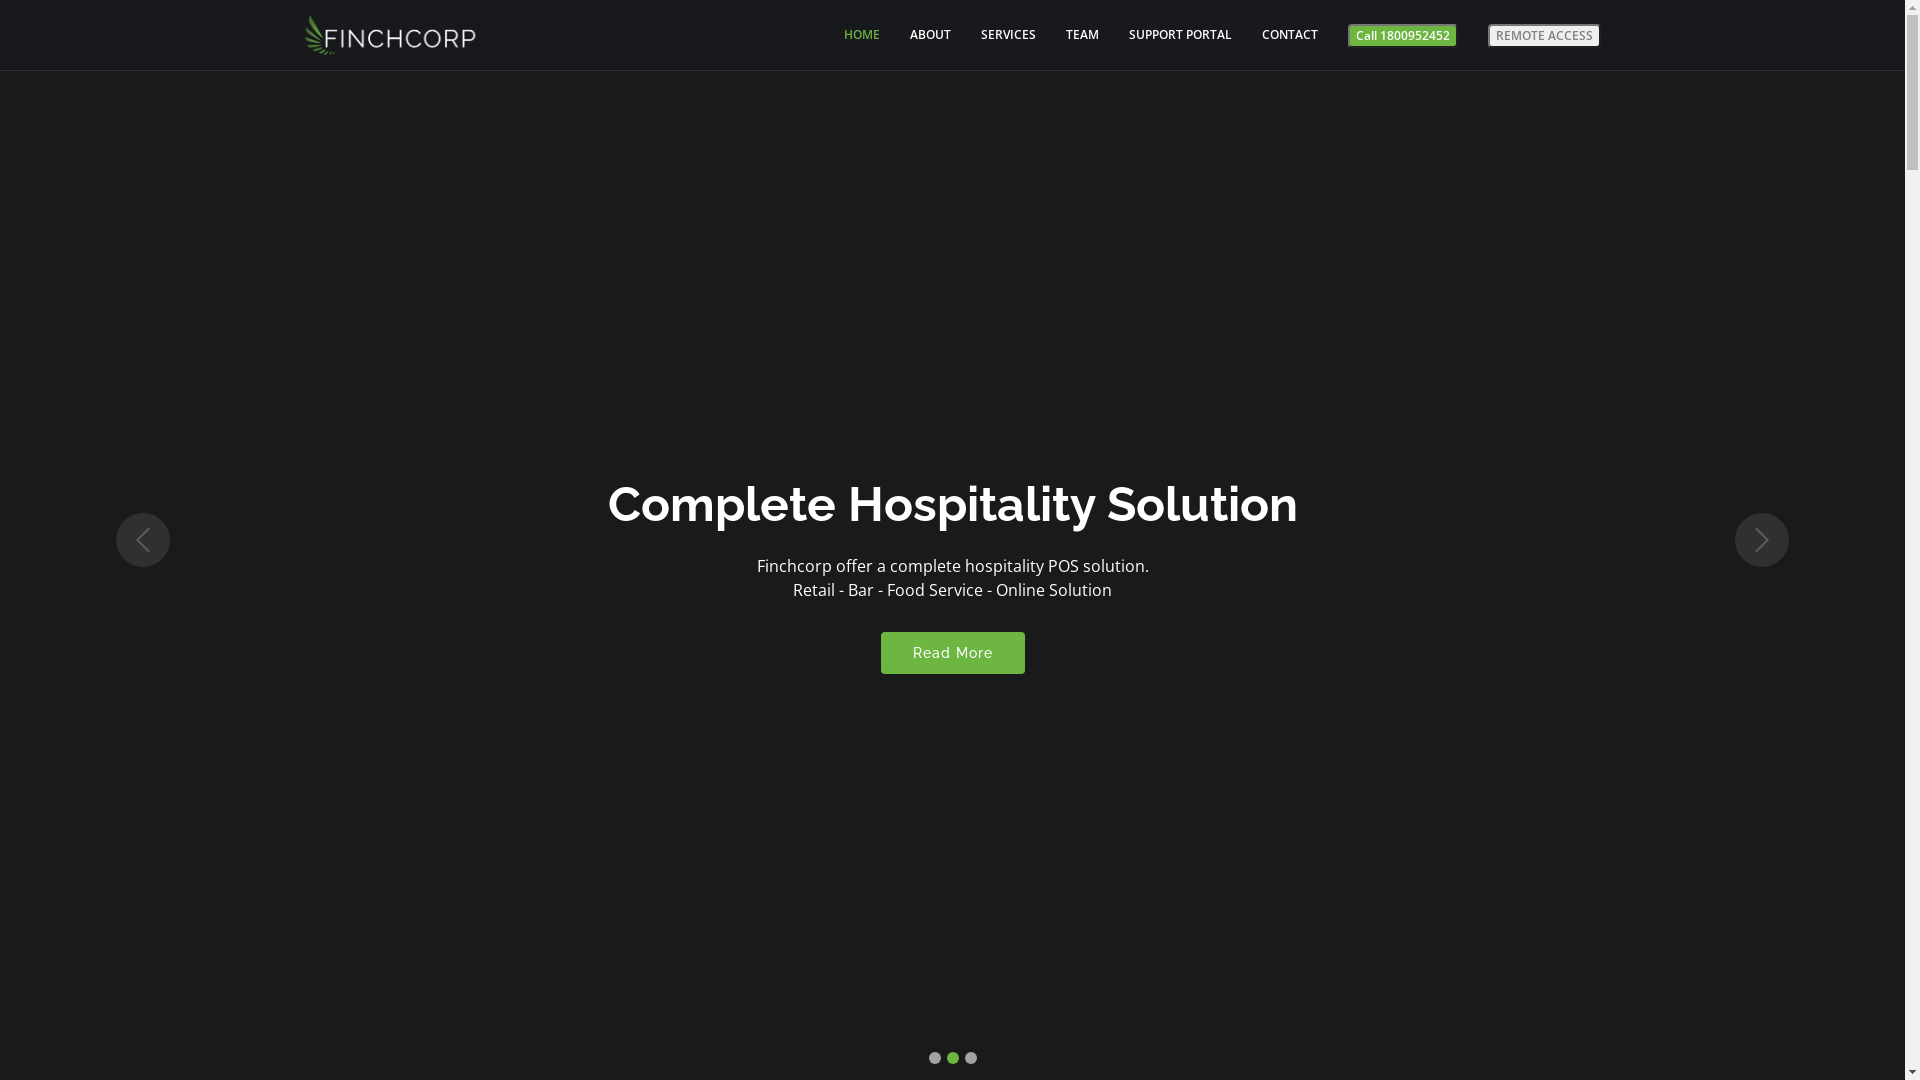  Describe the element at coordinates (1274, 34) in the screenshot. I see `'CONTACT'` at that location.